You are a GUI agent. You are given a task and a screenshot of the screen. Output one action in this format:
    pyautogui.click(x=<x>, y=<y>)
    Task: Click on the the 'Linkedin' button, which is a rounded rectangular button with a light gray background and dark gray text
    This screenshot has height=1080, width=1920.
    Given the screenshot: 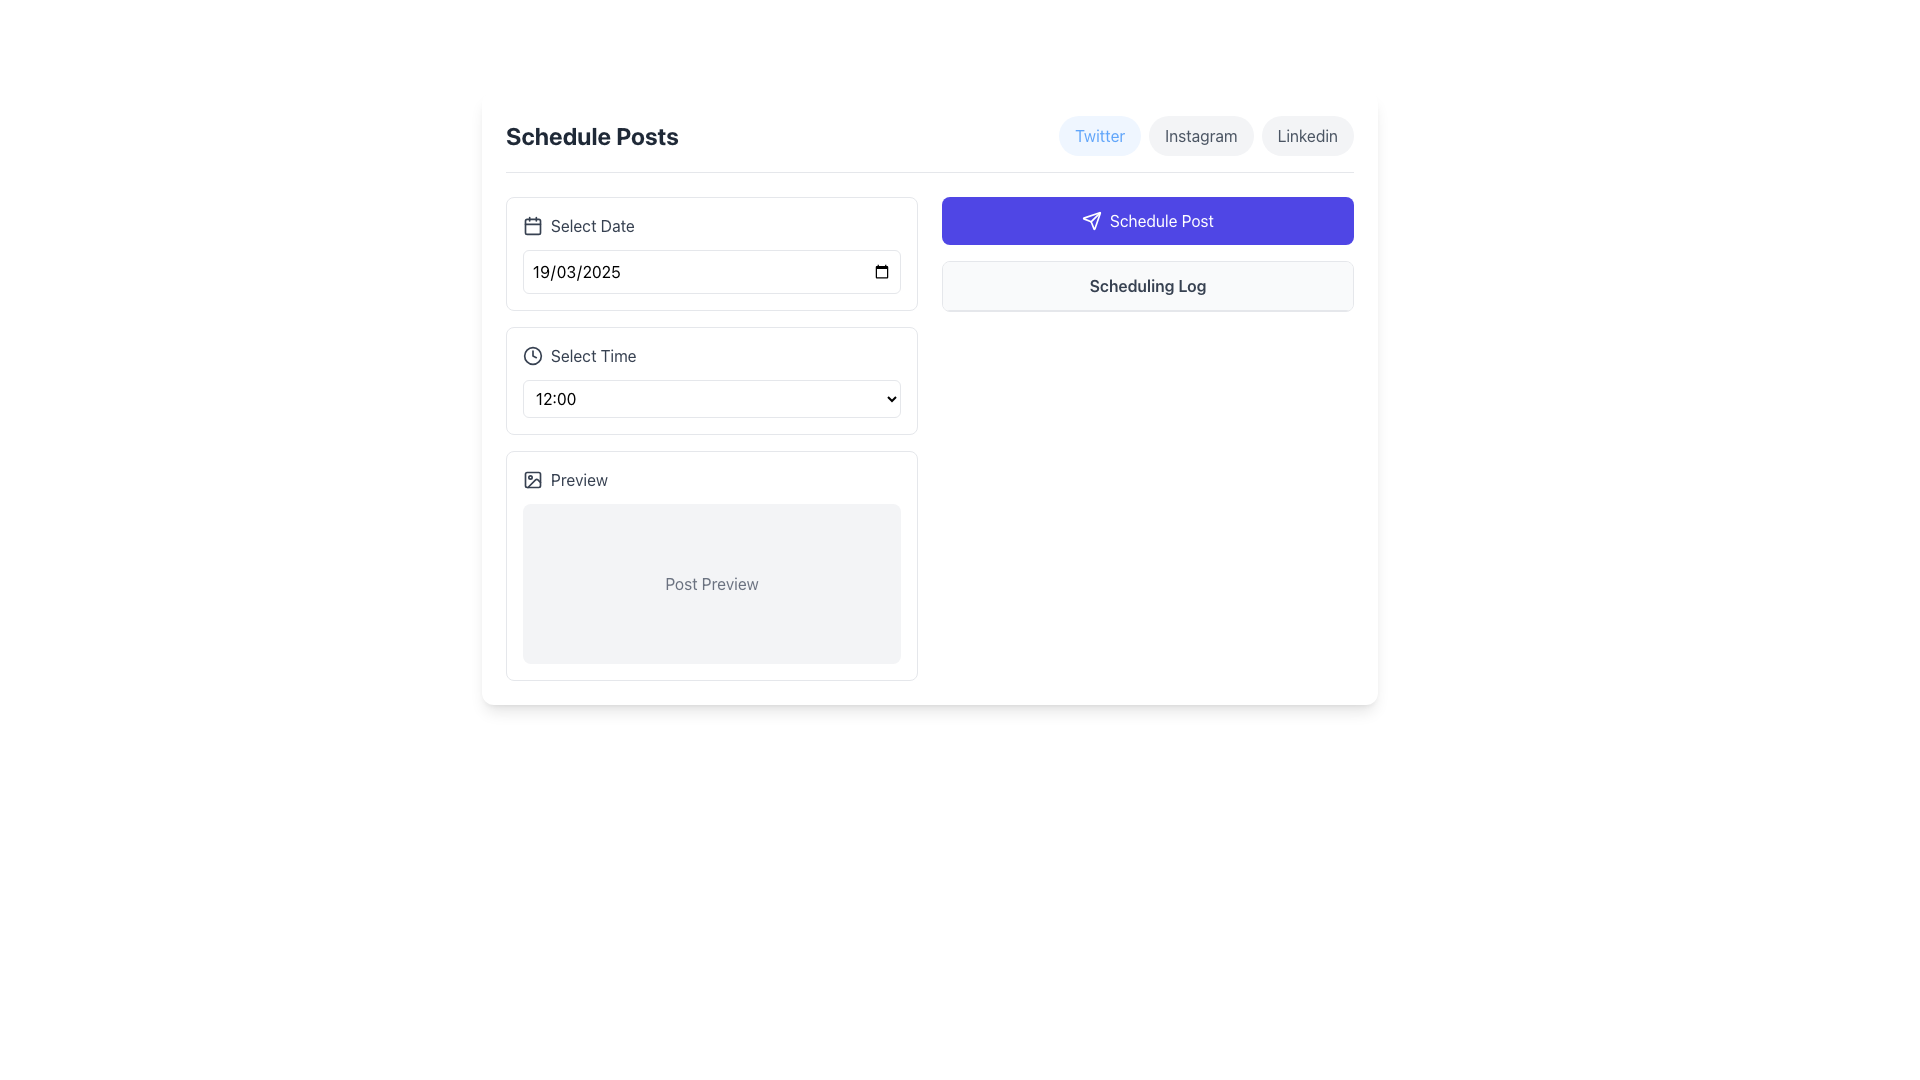 What is the action you would take?
    pyautogui.click(x=1307, y=135)
    